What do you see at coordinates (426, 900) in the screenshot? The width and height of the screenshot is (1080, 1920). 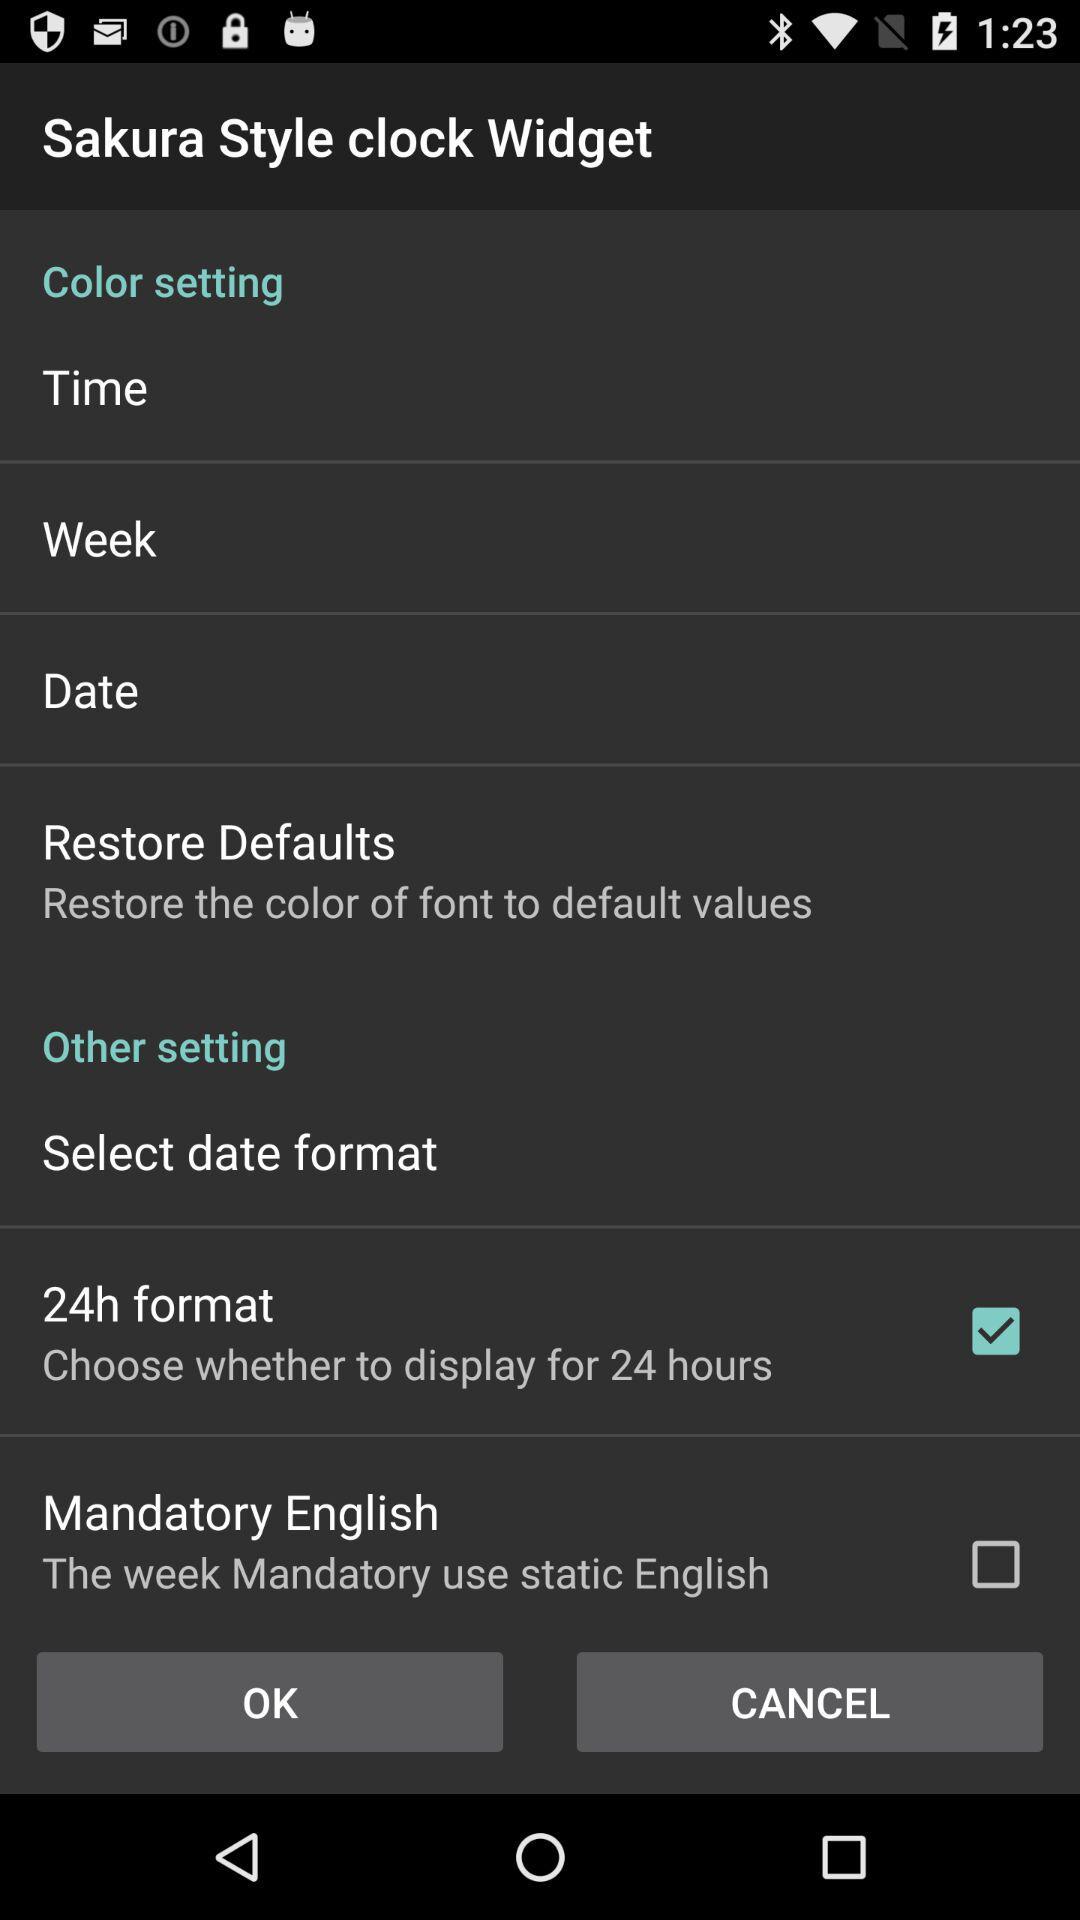 I see `restore the color` at bounding box center [426, 900].